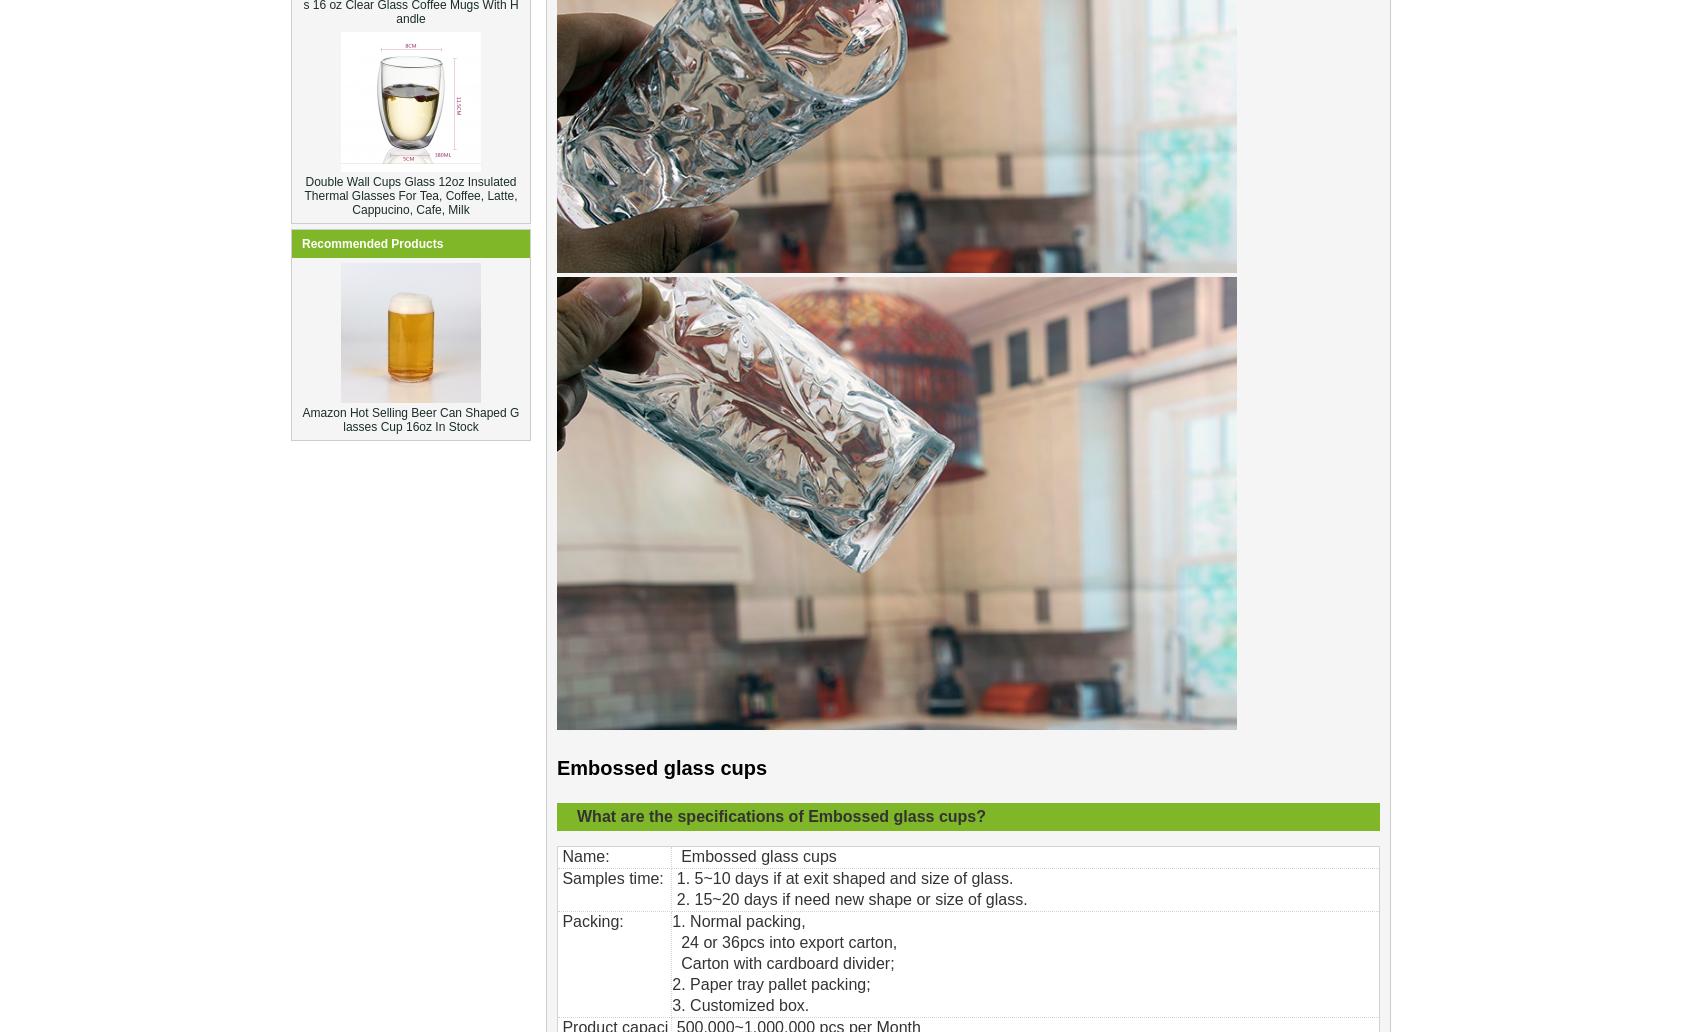  Describe the element at coordinates (782, 962) in the screenshot. I see `'Carton with cardboard divider;'` at that location.